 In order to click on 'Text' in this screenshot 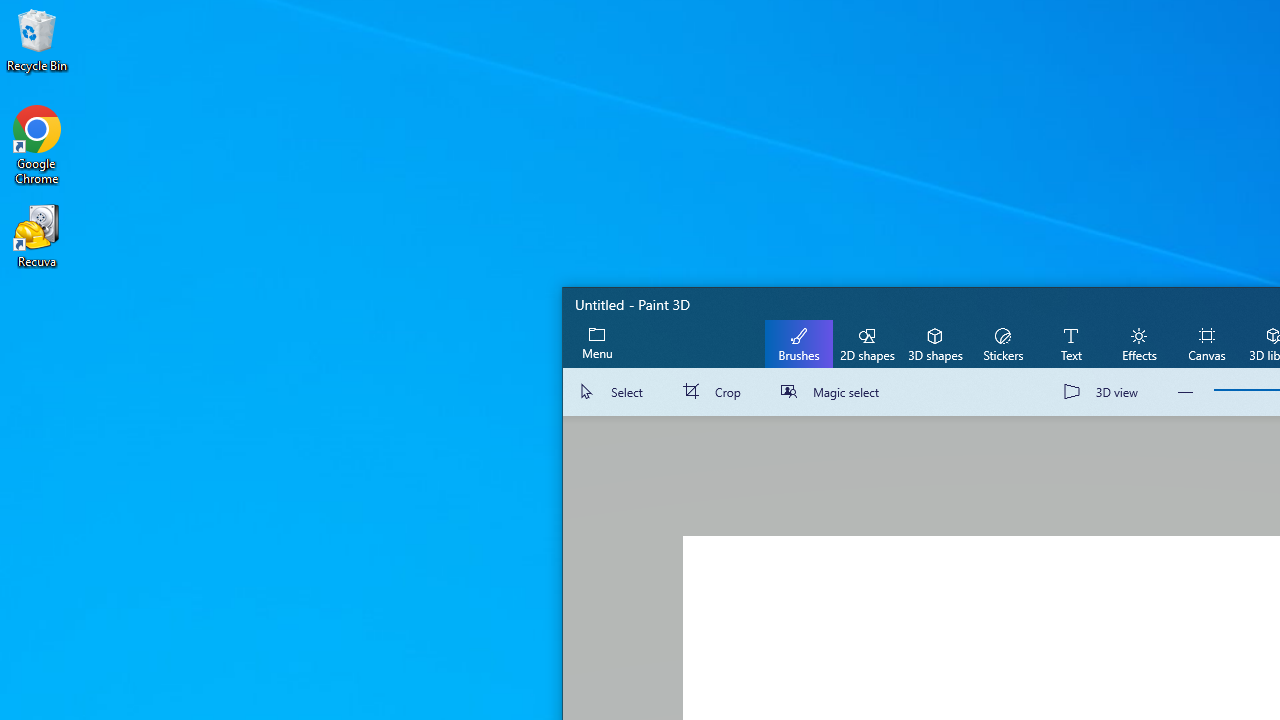, I will do `click(1069, 342)`.